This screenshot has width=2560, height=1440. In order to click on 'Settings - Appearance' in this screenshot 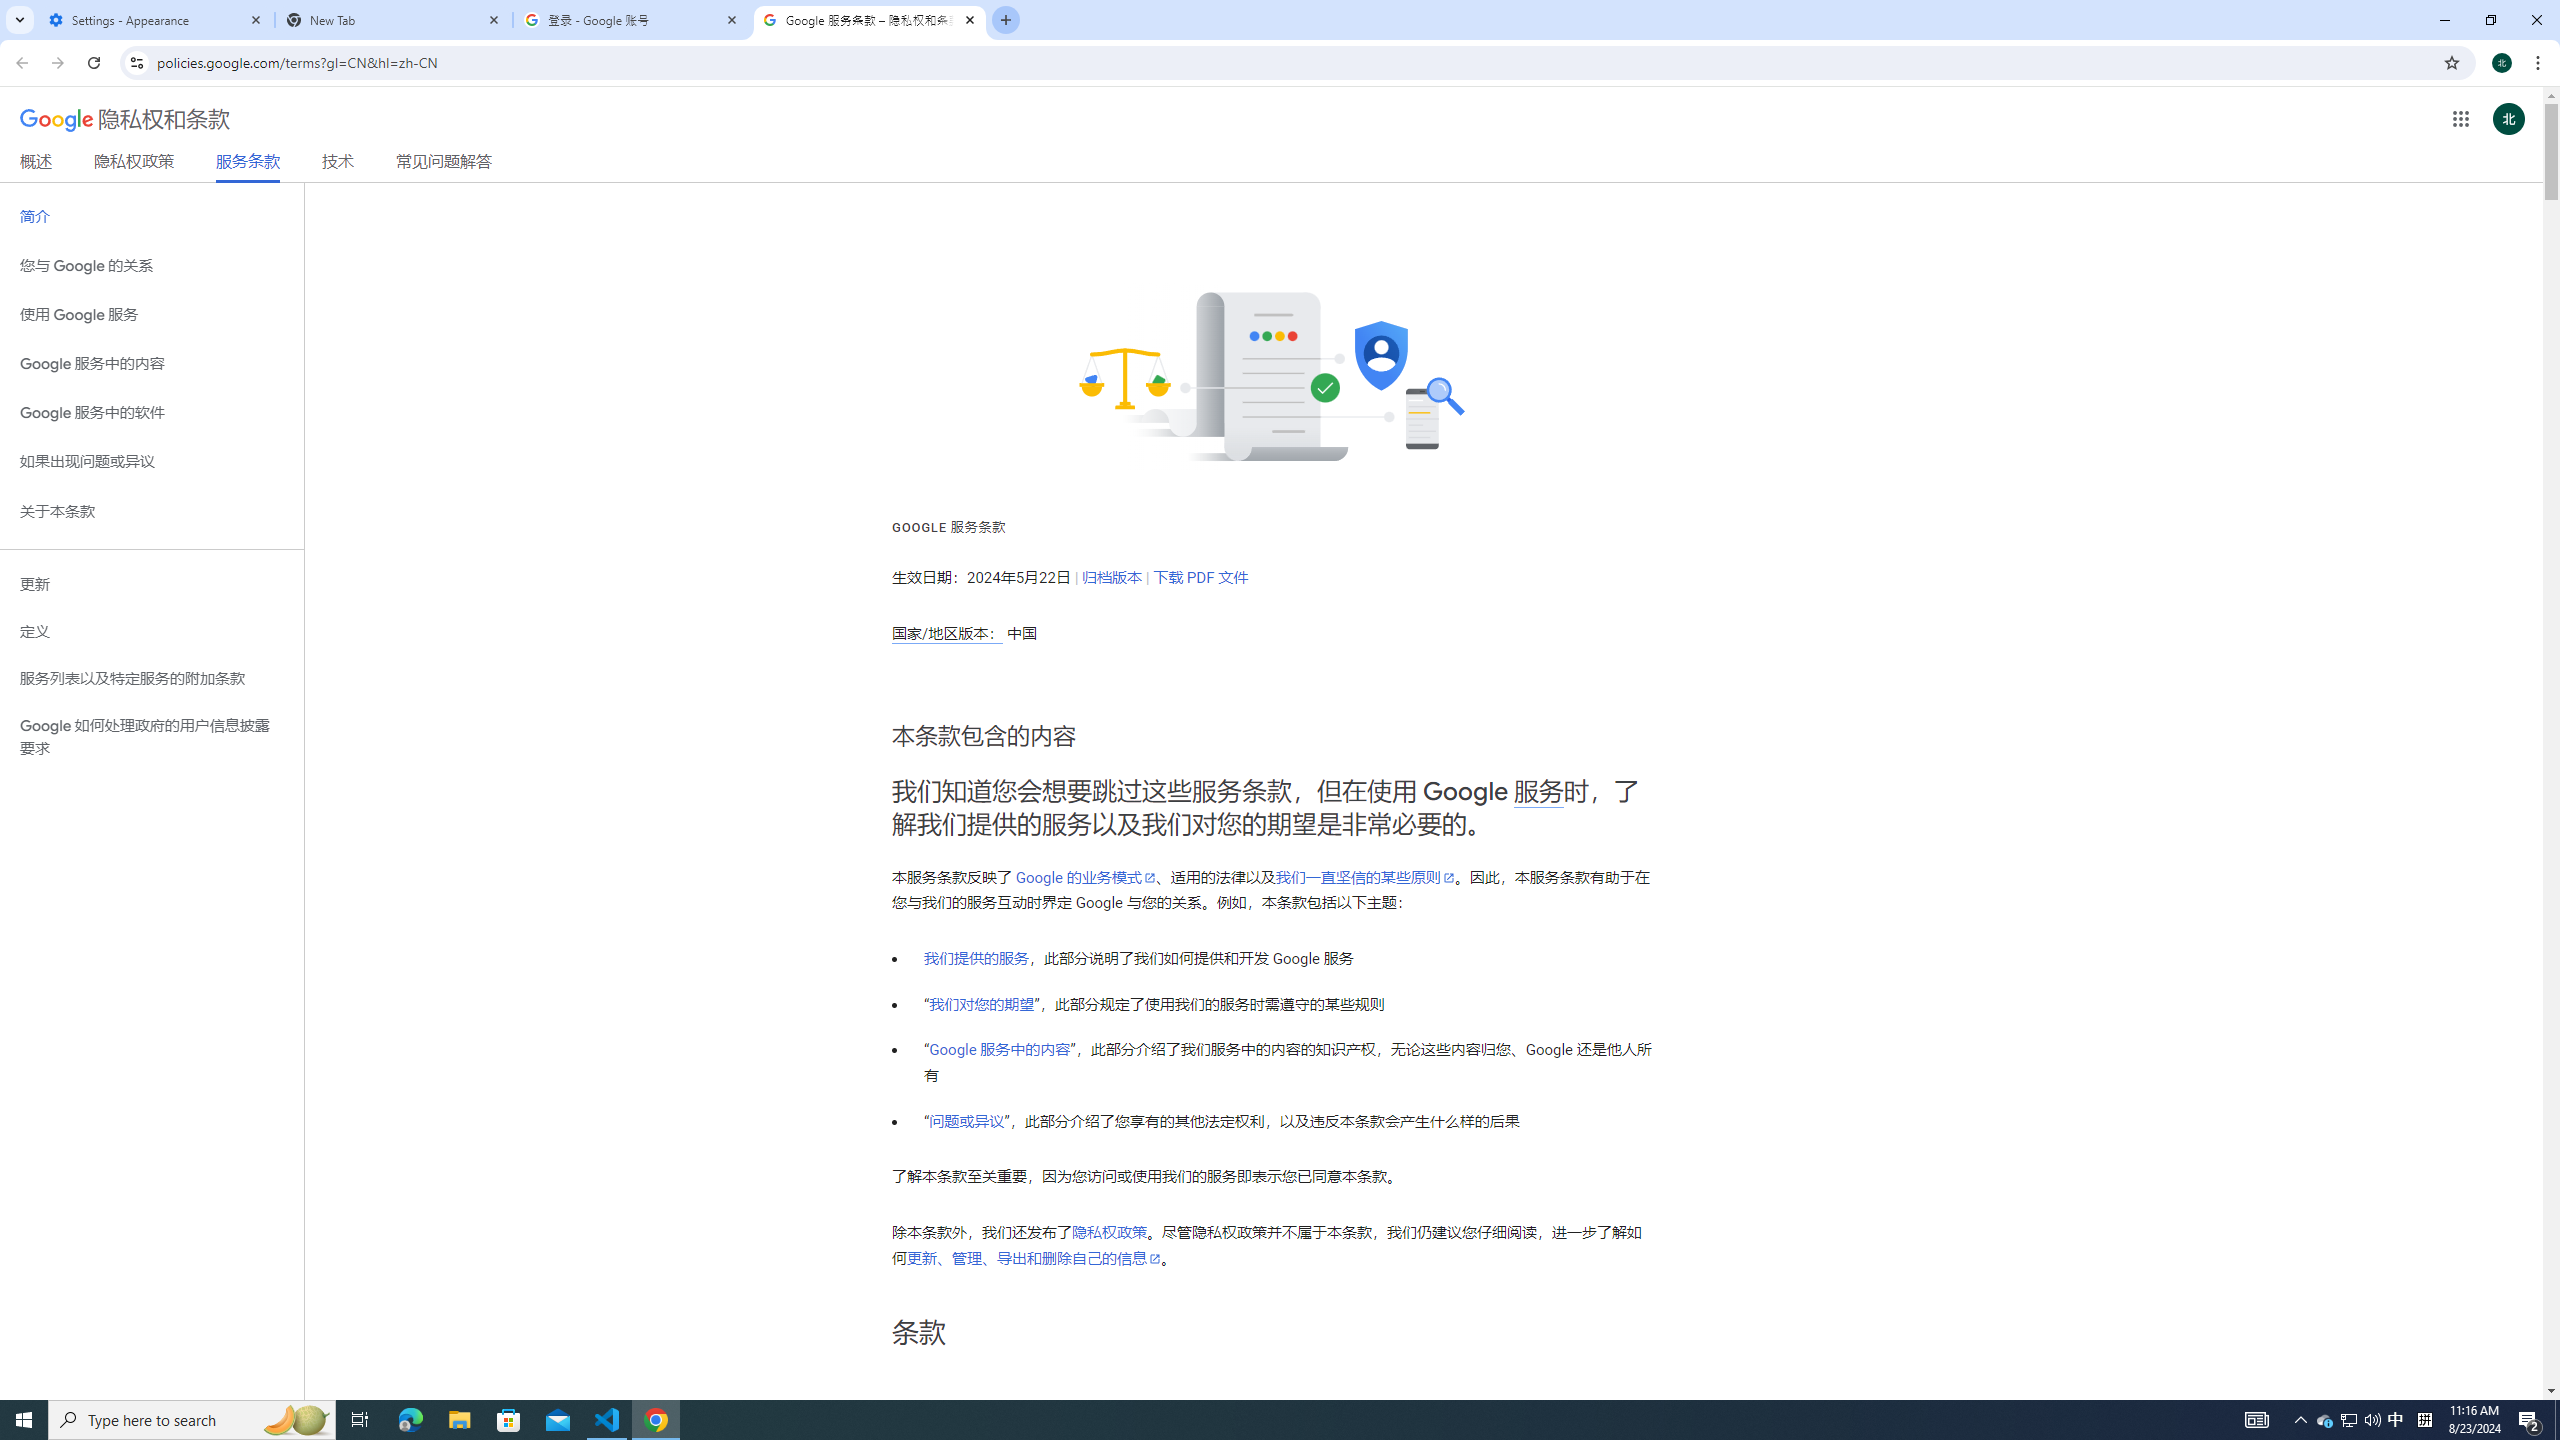, I will do `click(155, 19)`.